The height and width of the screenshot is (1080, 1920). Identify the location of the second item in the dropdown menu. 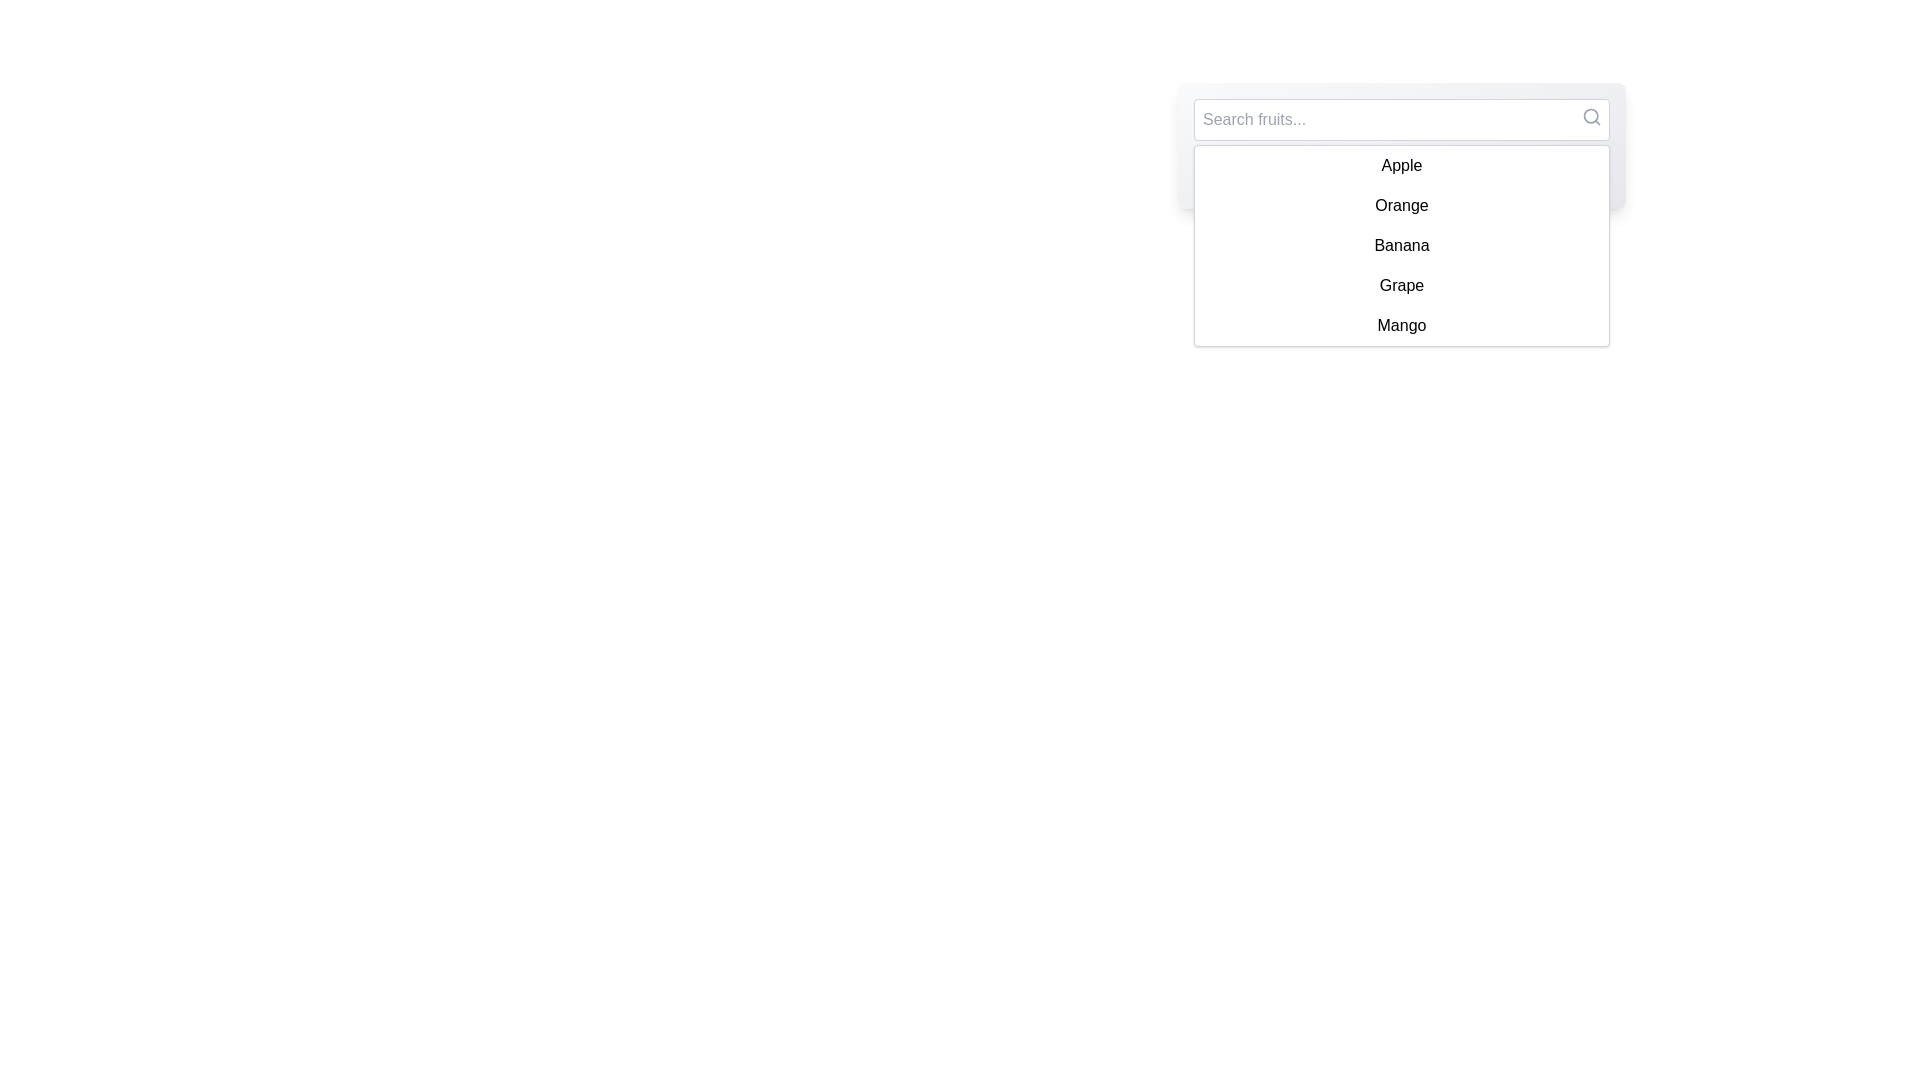
(1400, 205).